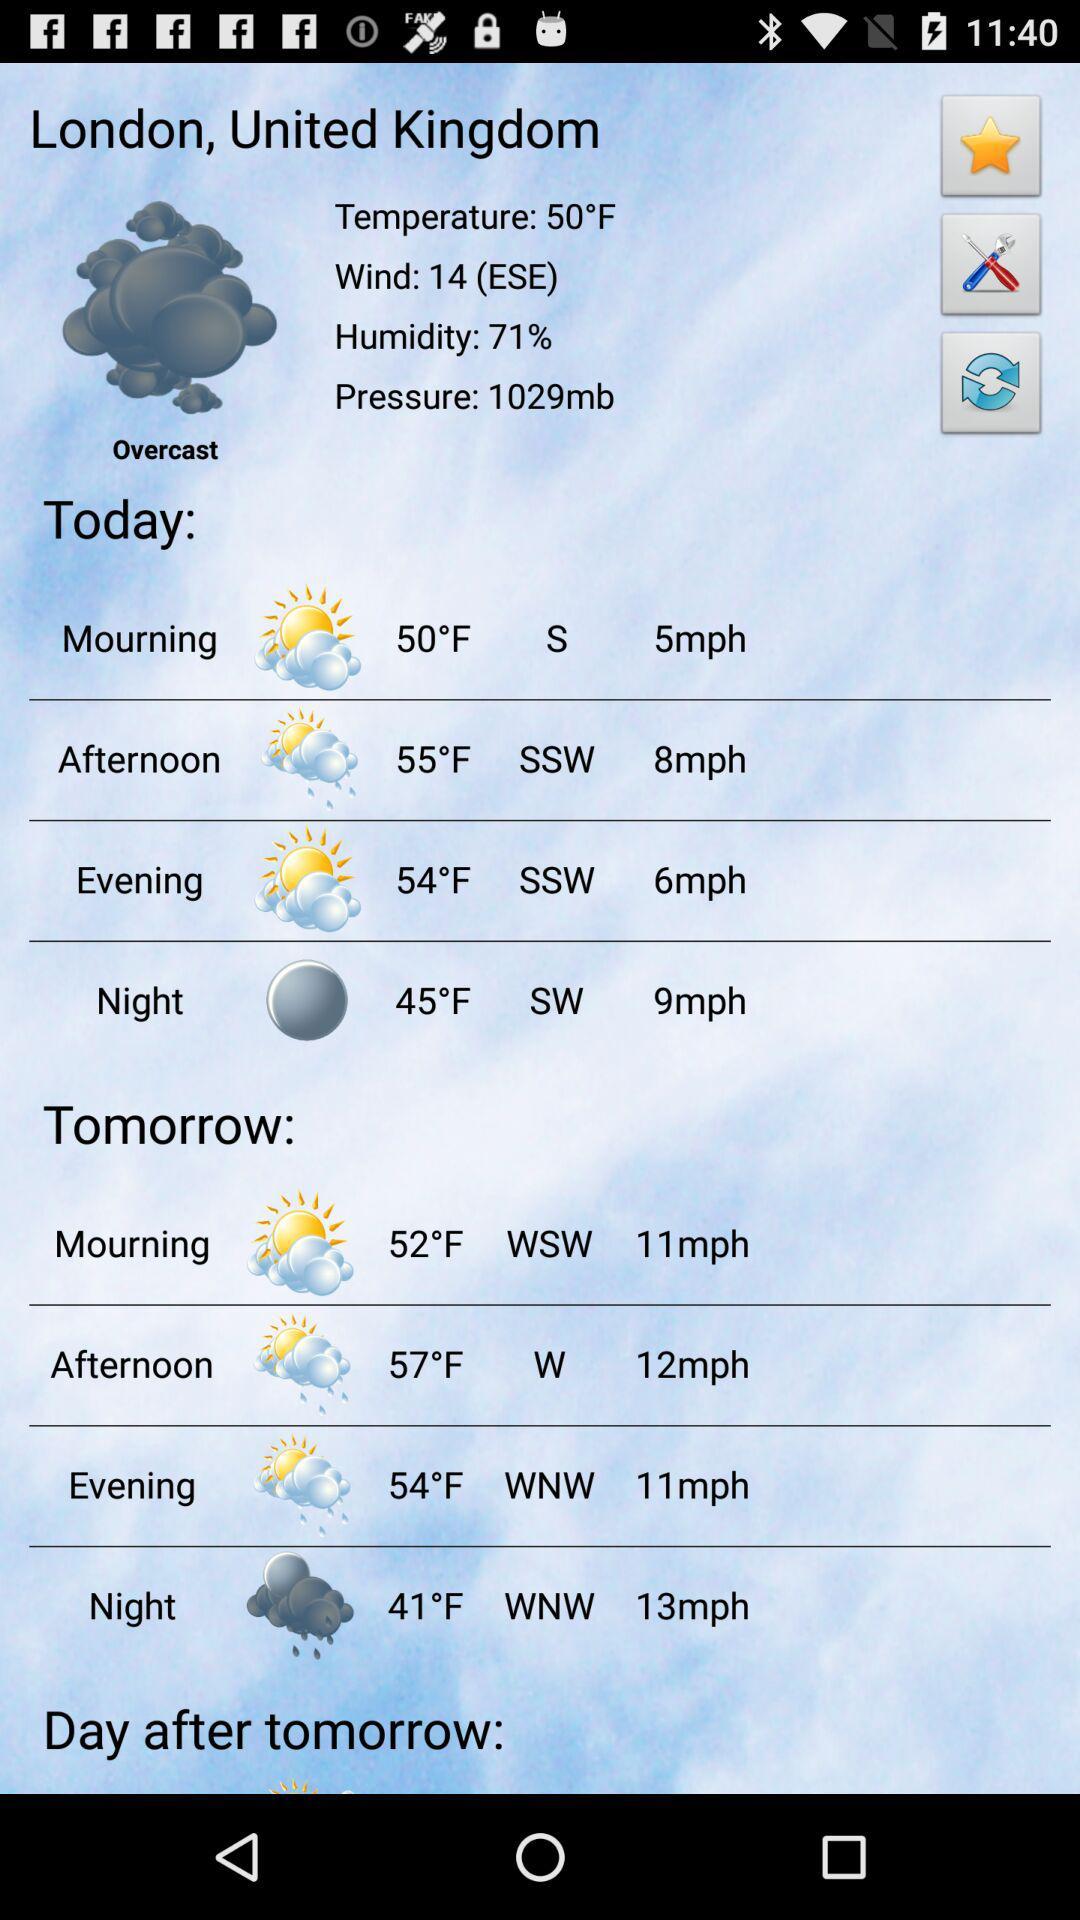  What do you see at coordinates (300, 1362) in the screenshot?
I see `partly cloudly with some rain` at bounding box center [300, 1362].